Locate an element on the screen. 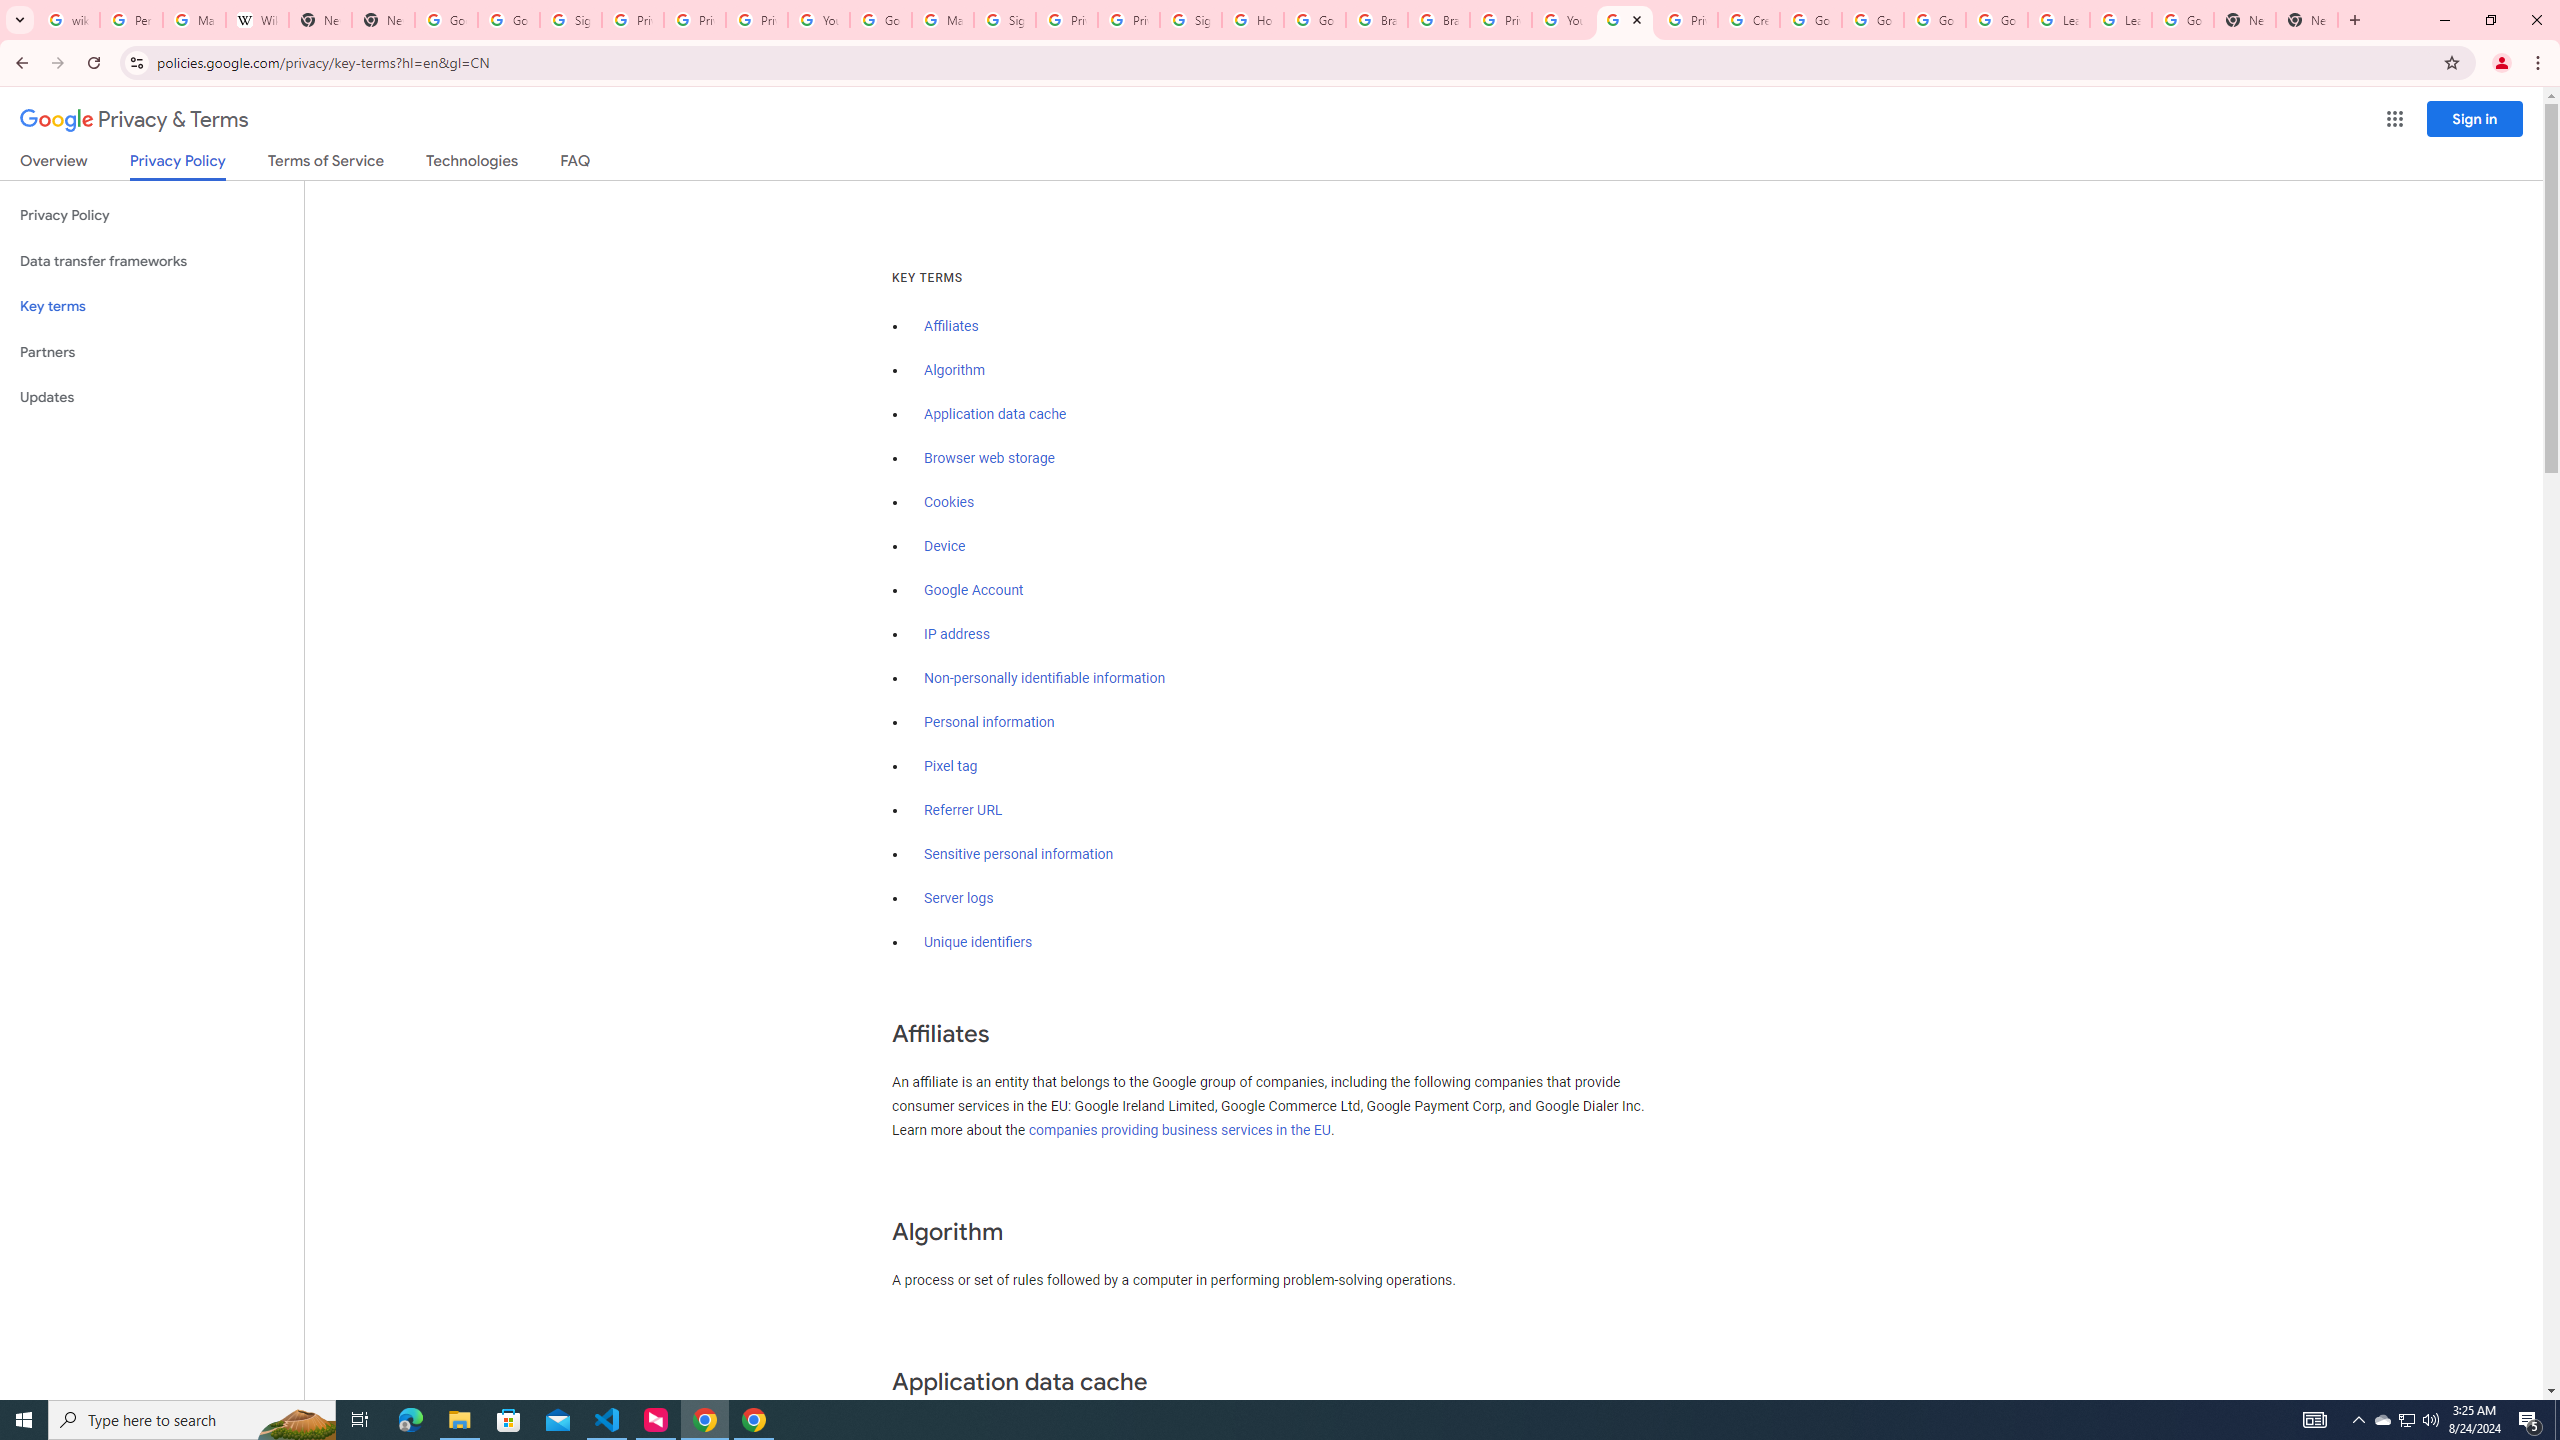  'Non-personally identifiable information' is located at coordinates (1043, 677).